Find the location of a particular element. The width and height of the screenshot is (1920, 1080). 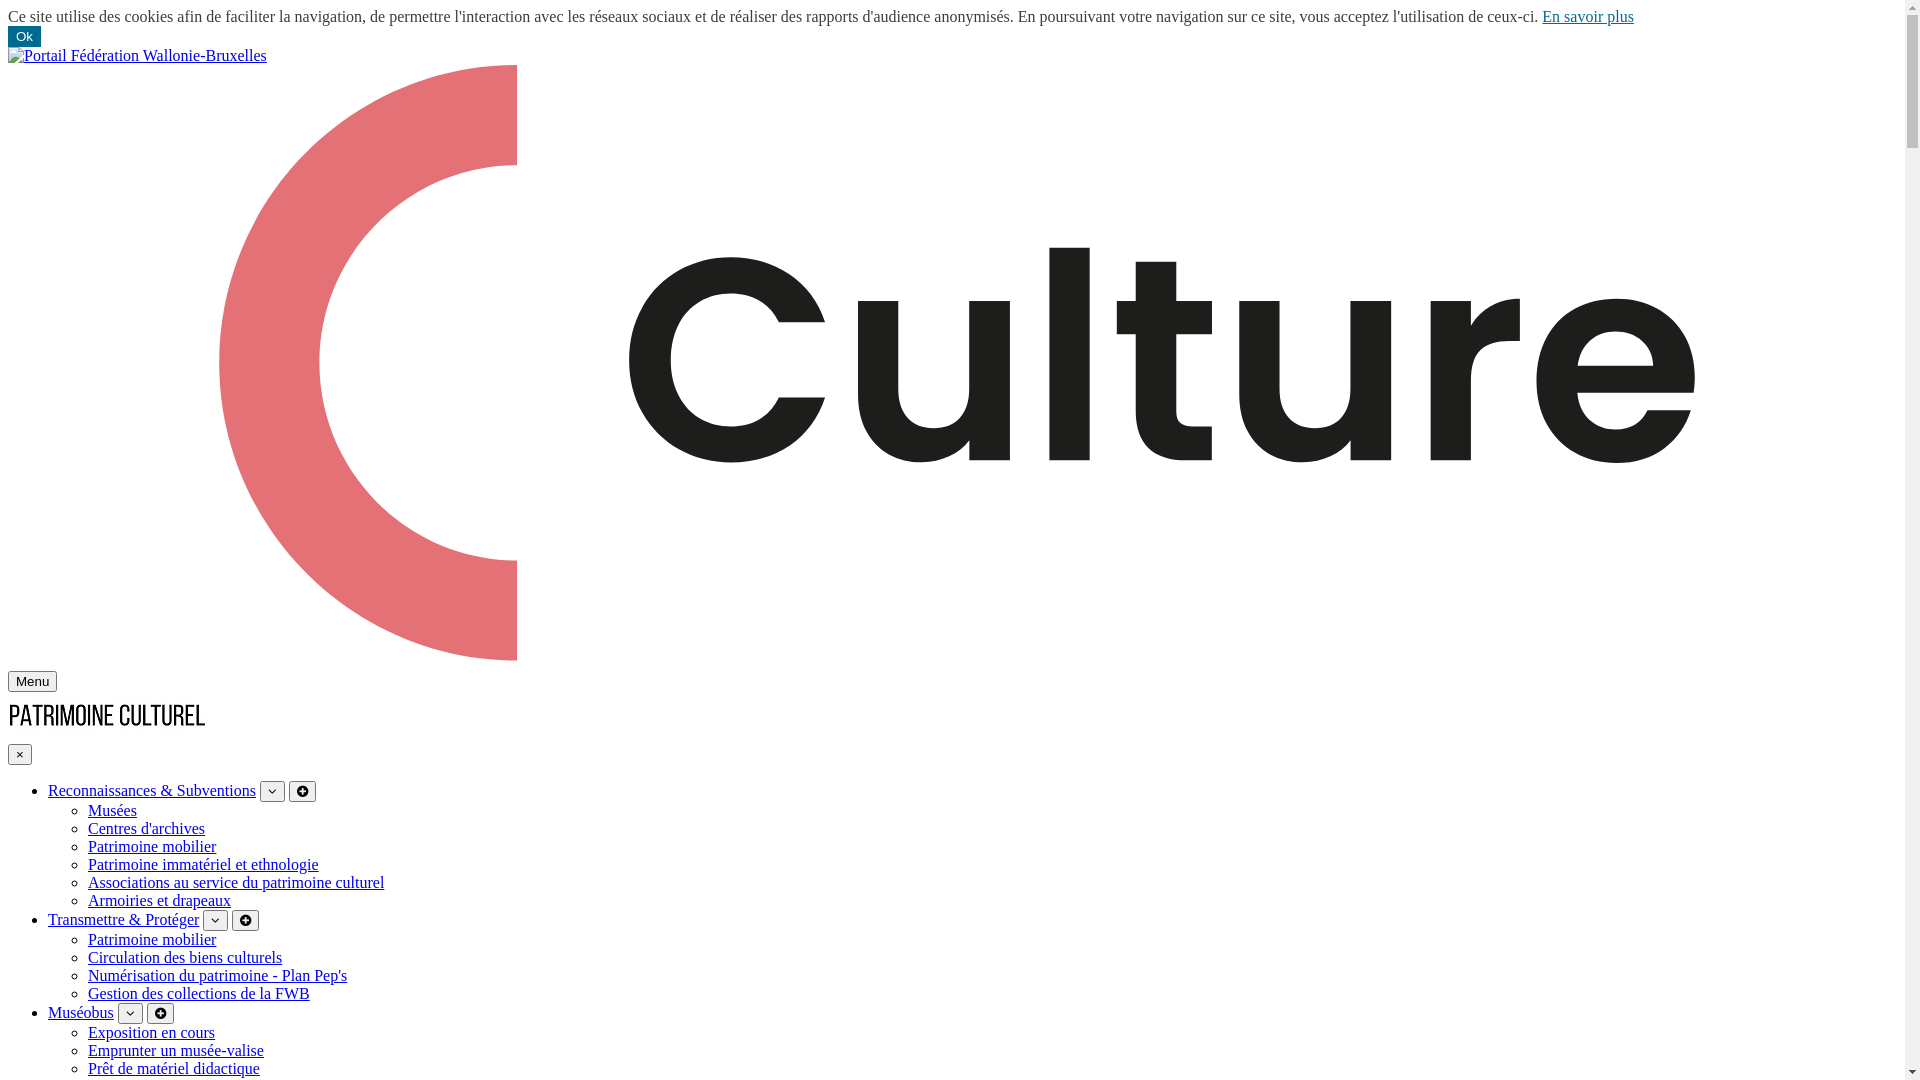

'Patrimoine mobilier' is located at coordinates (151, 939).